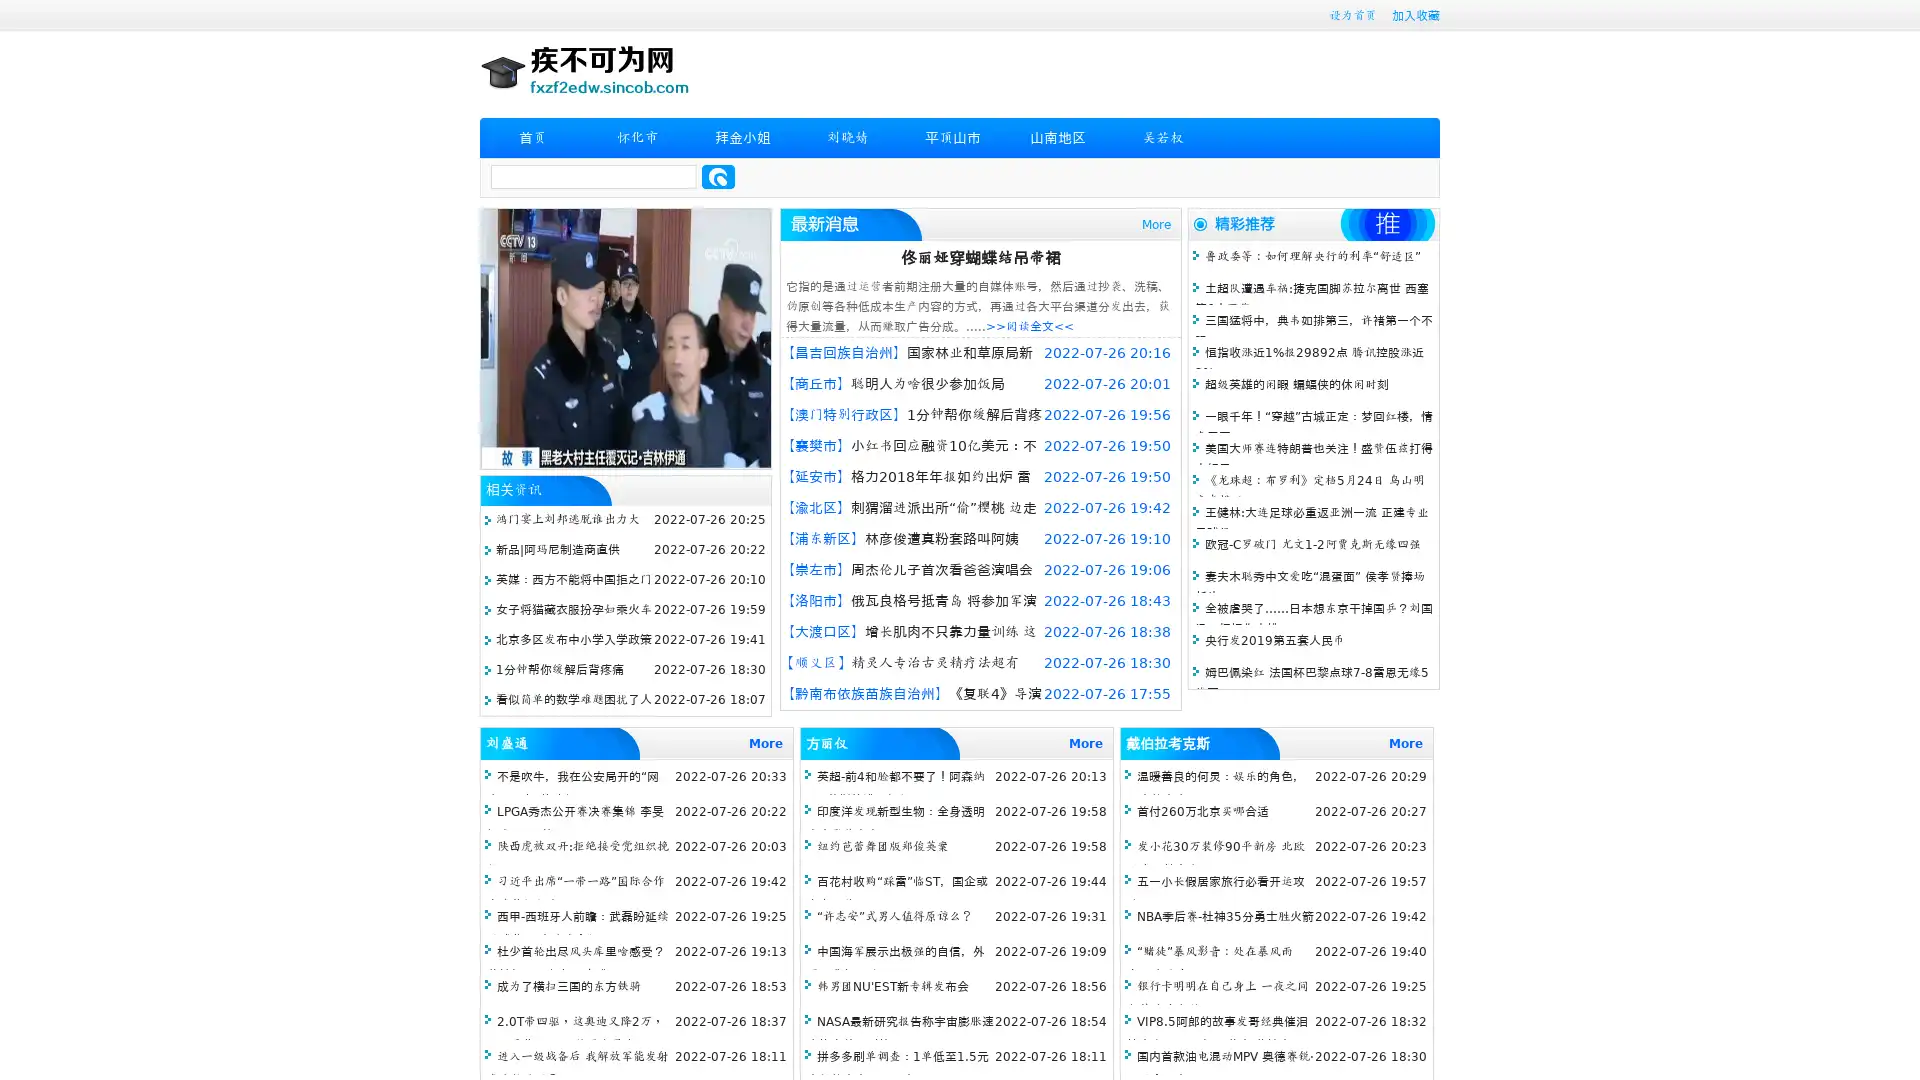  Describe the element at coordinates (718, 176) in the screenshot. I see `Search` at that location.